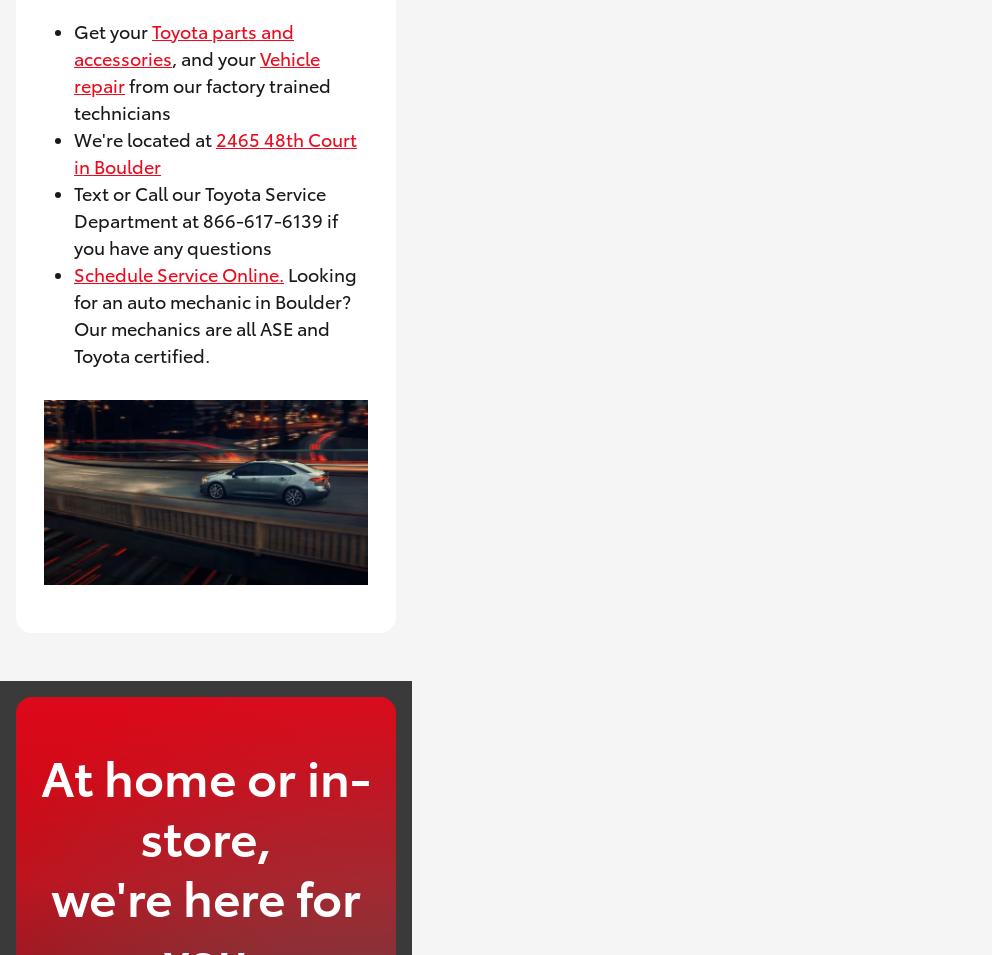 This screenshot has height=955, width=992. What do you see at coordinates (201, 96) in the screenshot?
I see `'from our factory trained 
technicians'` at bounding box center [201, 96].